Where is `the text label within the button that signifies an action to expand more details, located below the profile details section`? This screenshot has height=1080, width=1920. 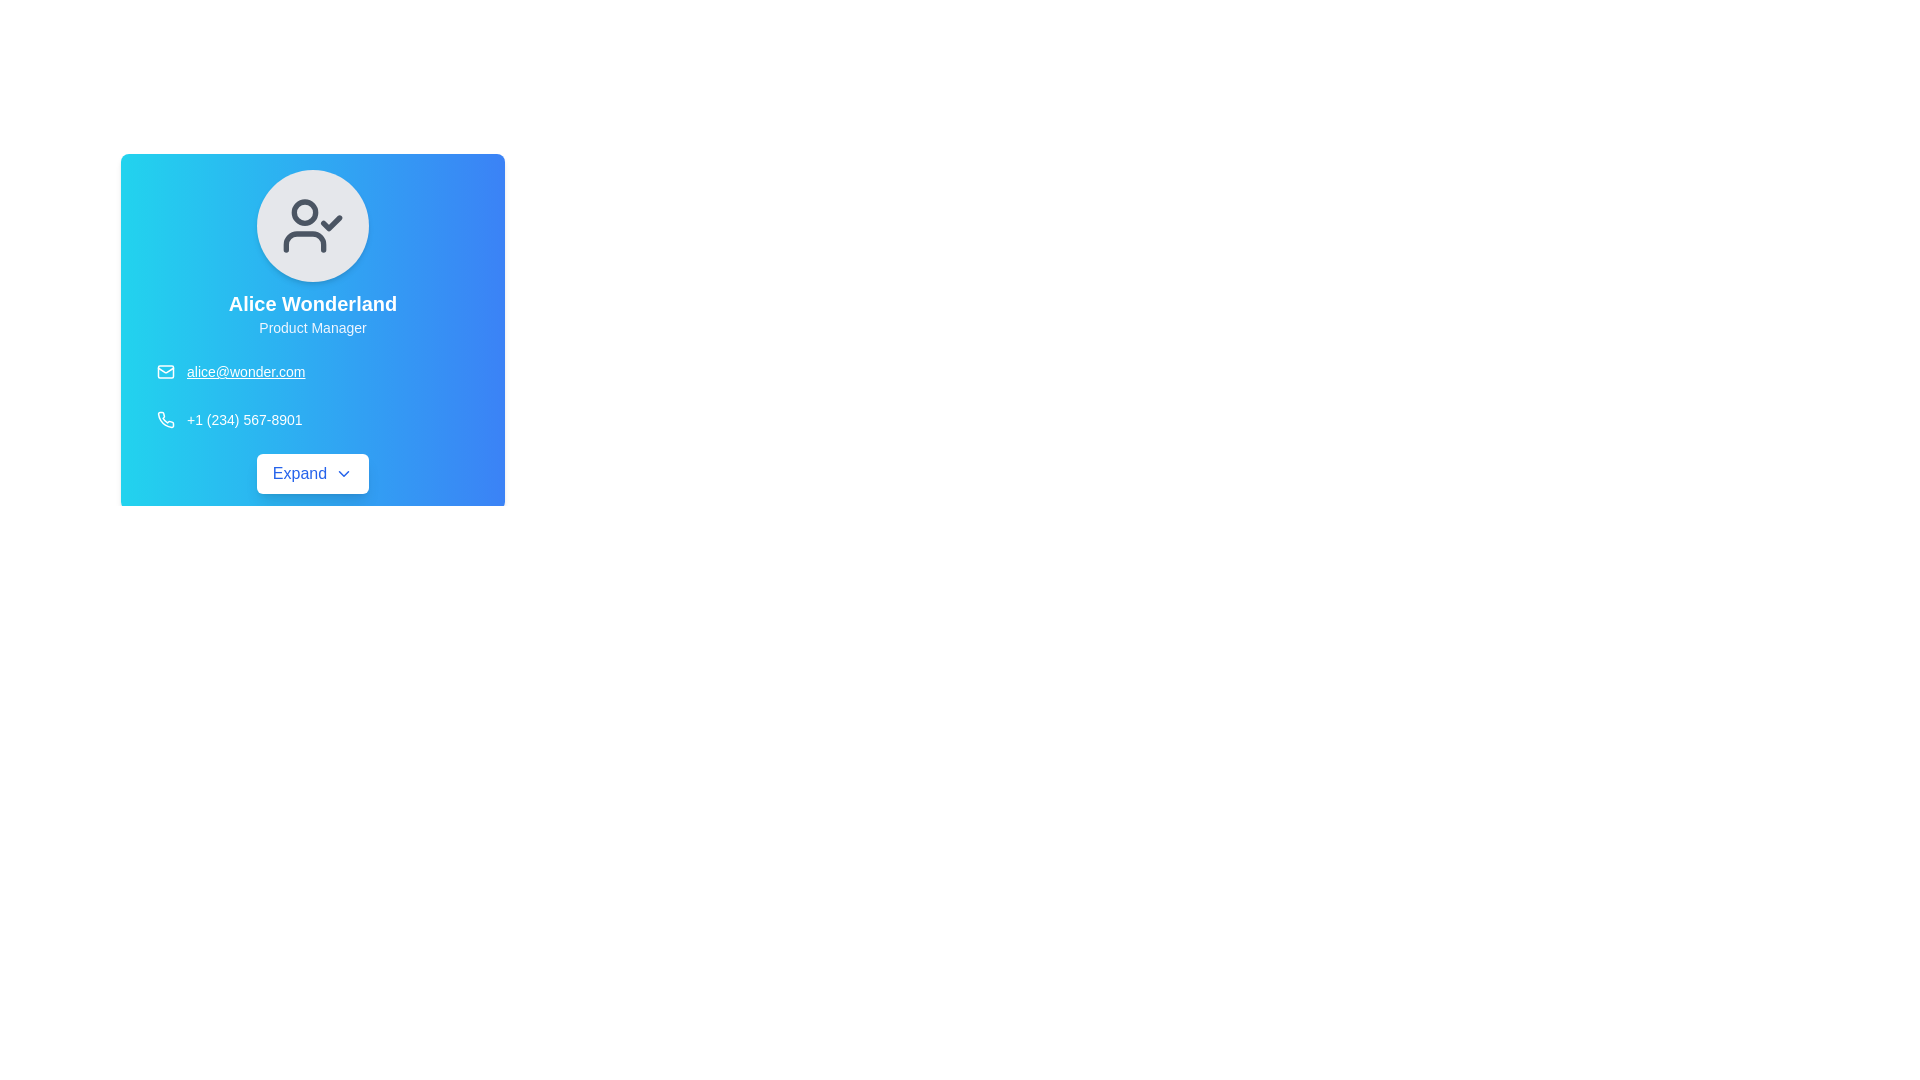
the text label within the button that signifies an action to expand more details, located below the profile details section is located at coordinates (298, 474).